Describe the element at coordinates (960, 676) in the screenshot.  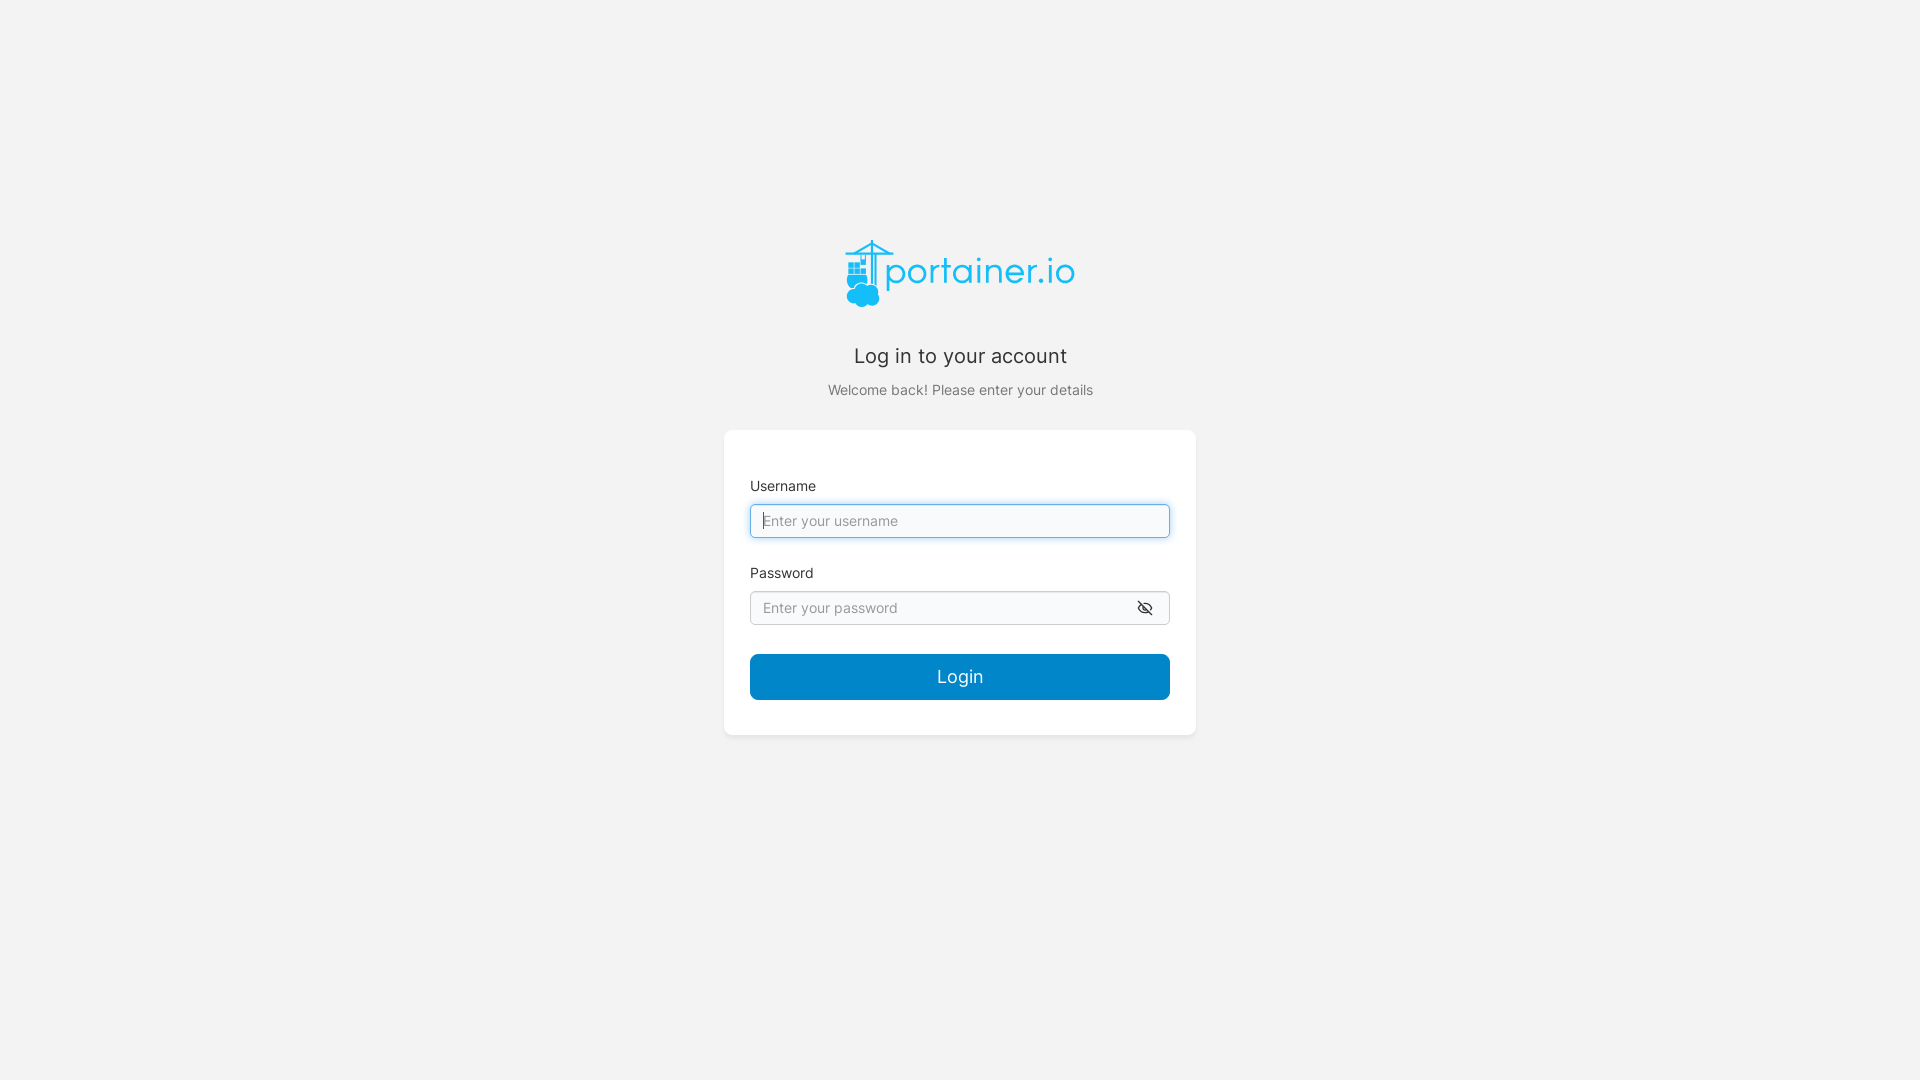
I see `'Login'` at that location.